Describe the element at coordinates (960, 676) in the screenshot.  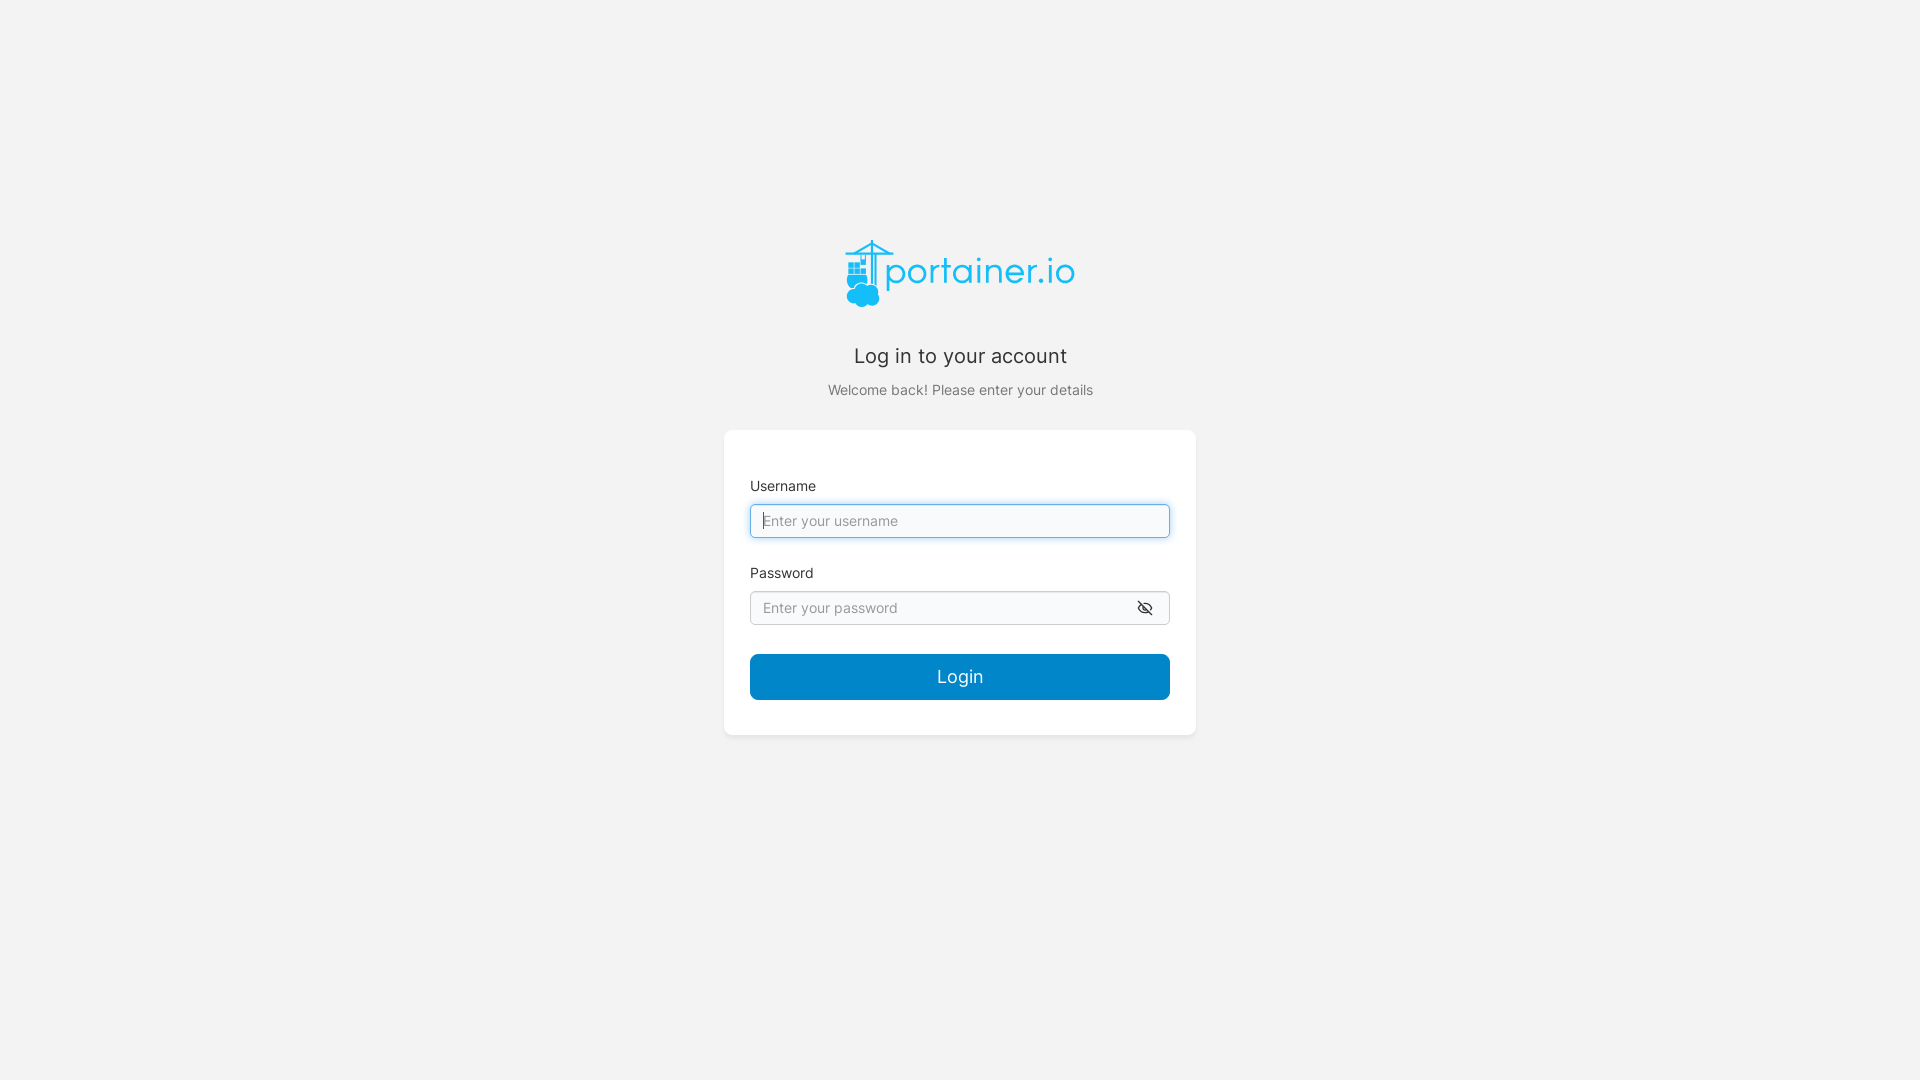
I see `'Login'` at that location.